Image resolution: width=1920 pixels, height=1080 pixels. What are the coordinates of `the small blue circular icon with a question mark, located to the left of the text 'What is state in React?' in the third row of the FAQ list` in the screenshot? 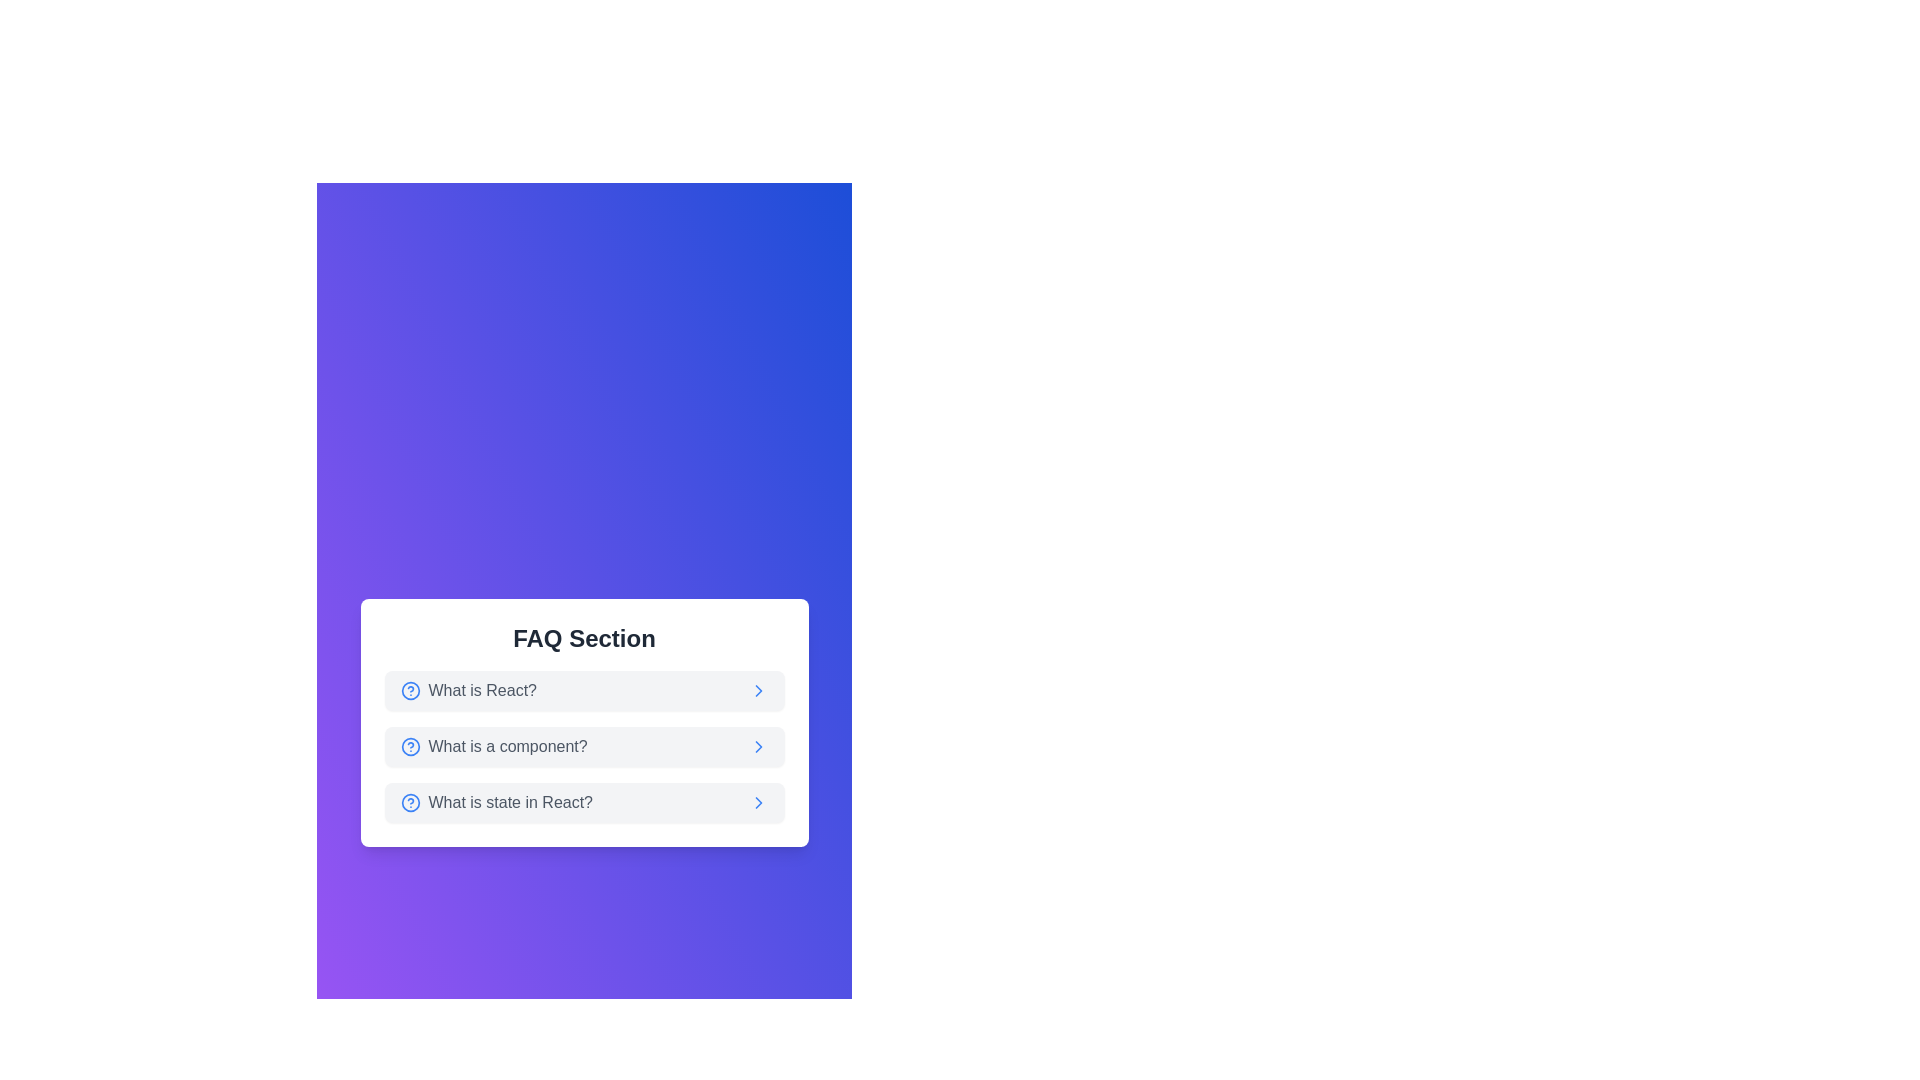 It's located at (409, 801).